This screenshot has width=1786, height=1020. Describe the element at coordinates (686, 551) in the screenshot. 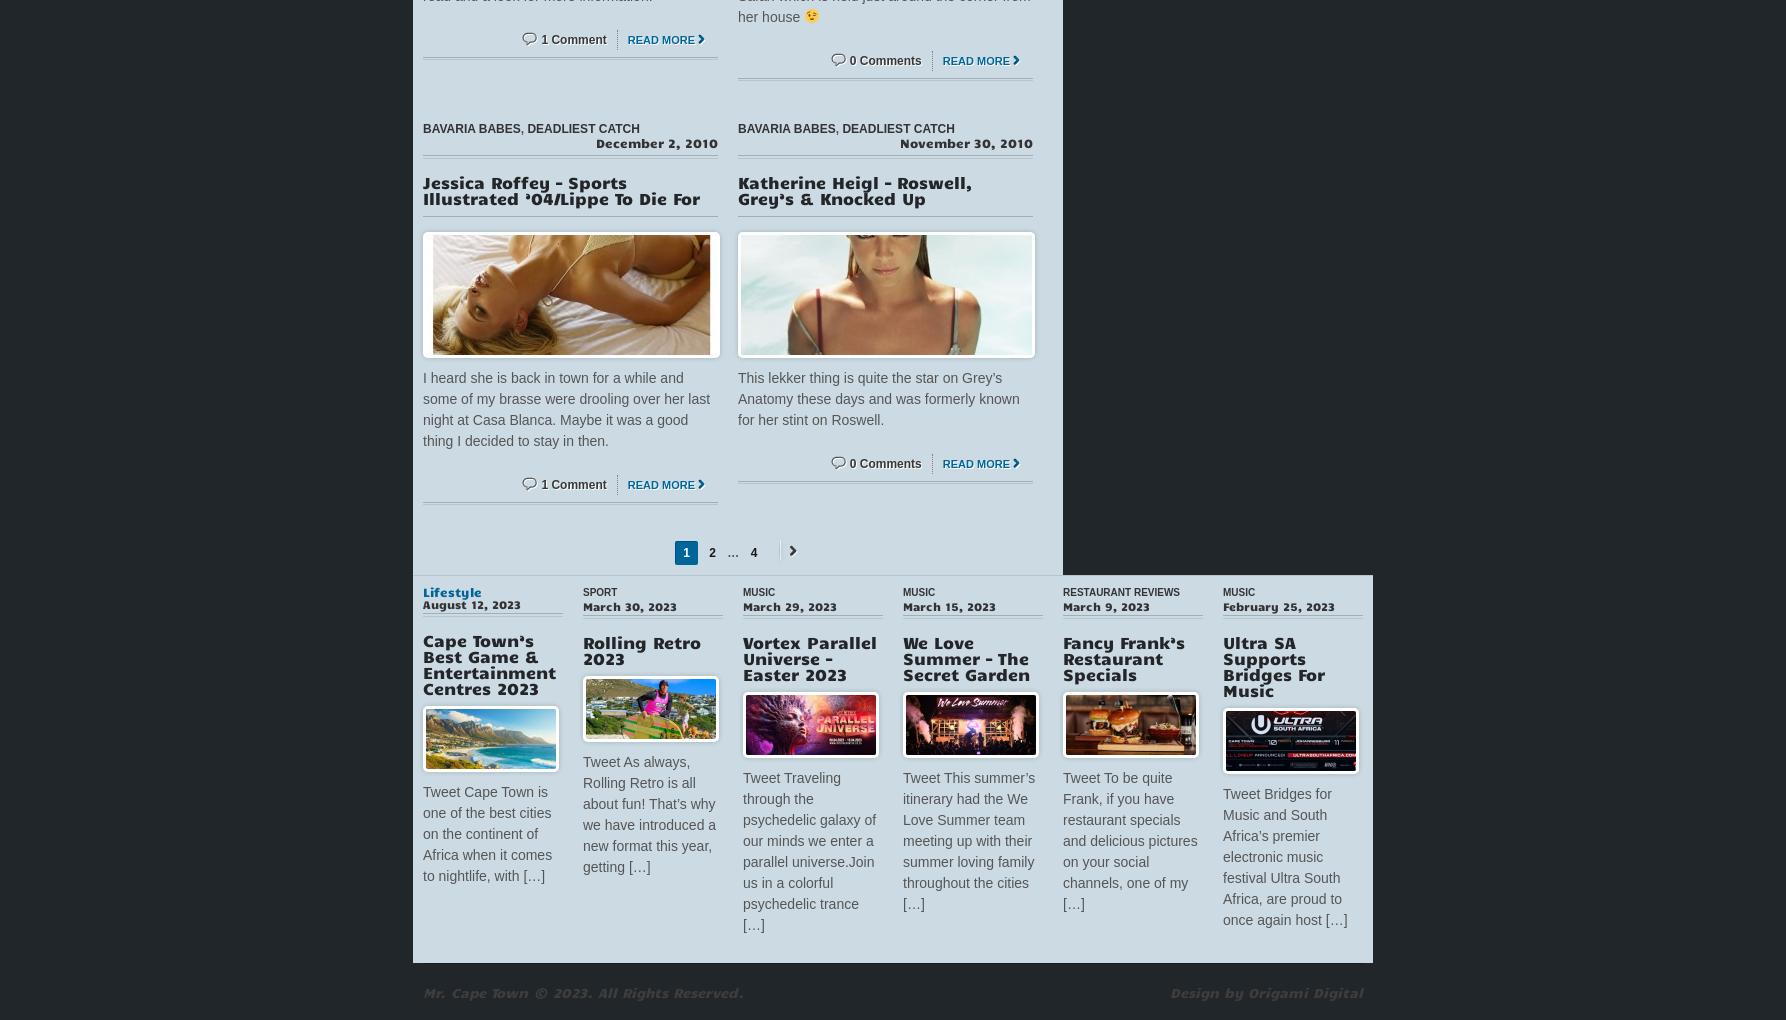

I see `'1'` at that location.